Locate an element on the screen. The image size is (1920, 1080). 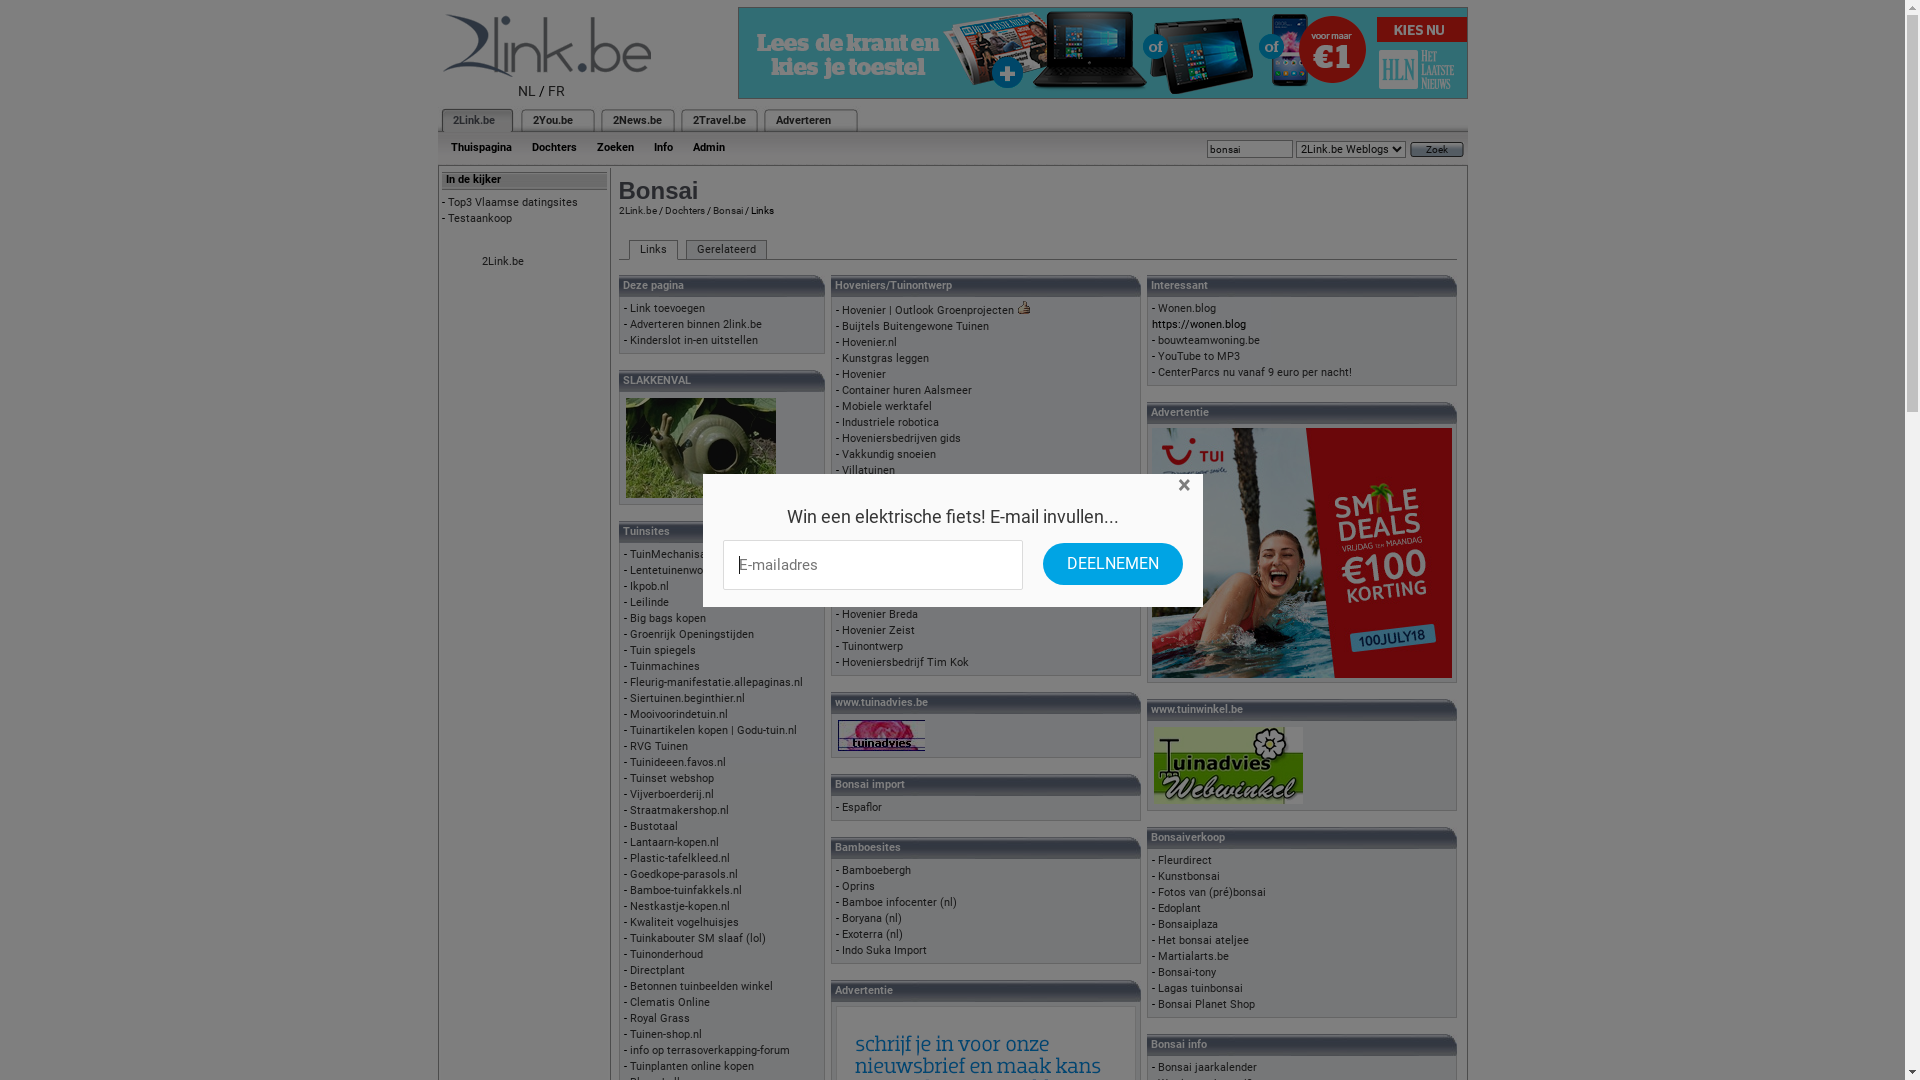
'Tuinen-shop.nl' is located at coordinates (666, 1034).